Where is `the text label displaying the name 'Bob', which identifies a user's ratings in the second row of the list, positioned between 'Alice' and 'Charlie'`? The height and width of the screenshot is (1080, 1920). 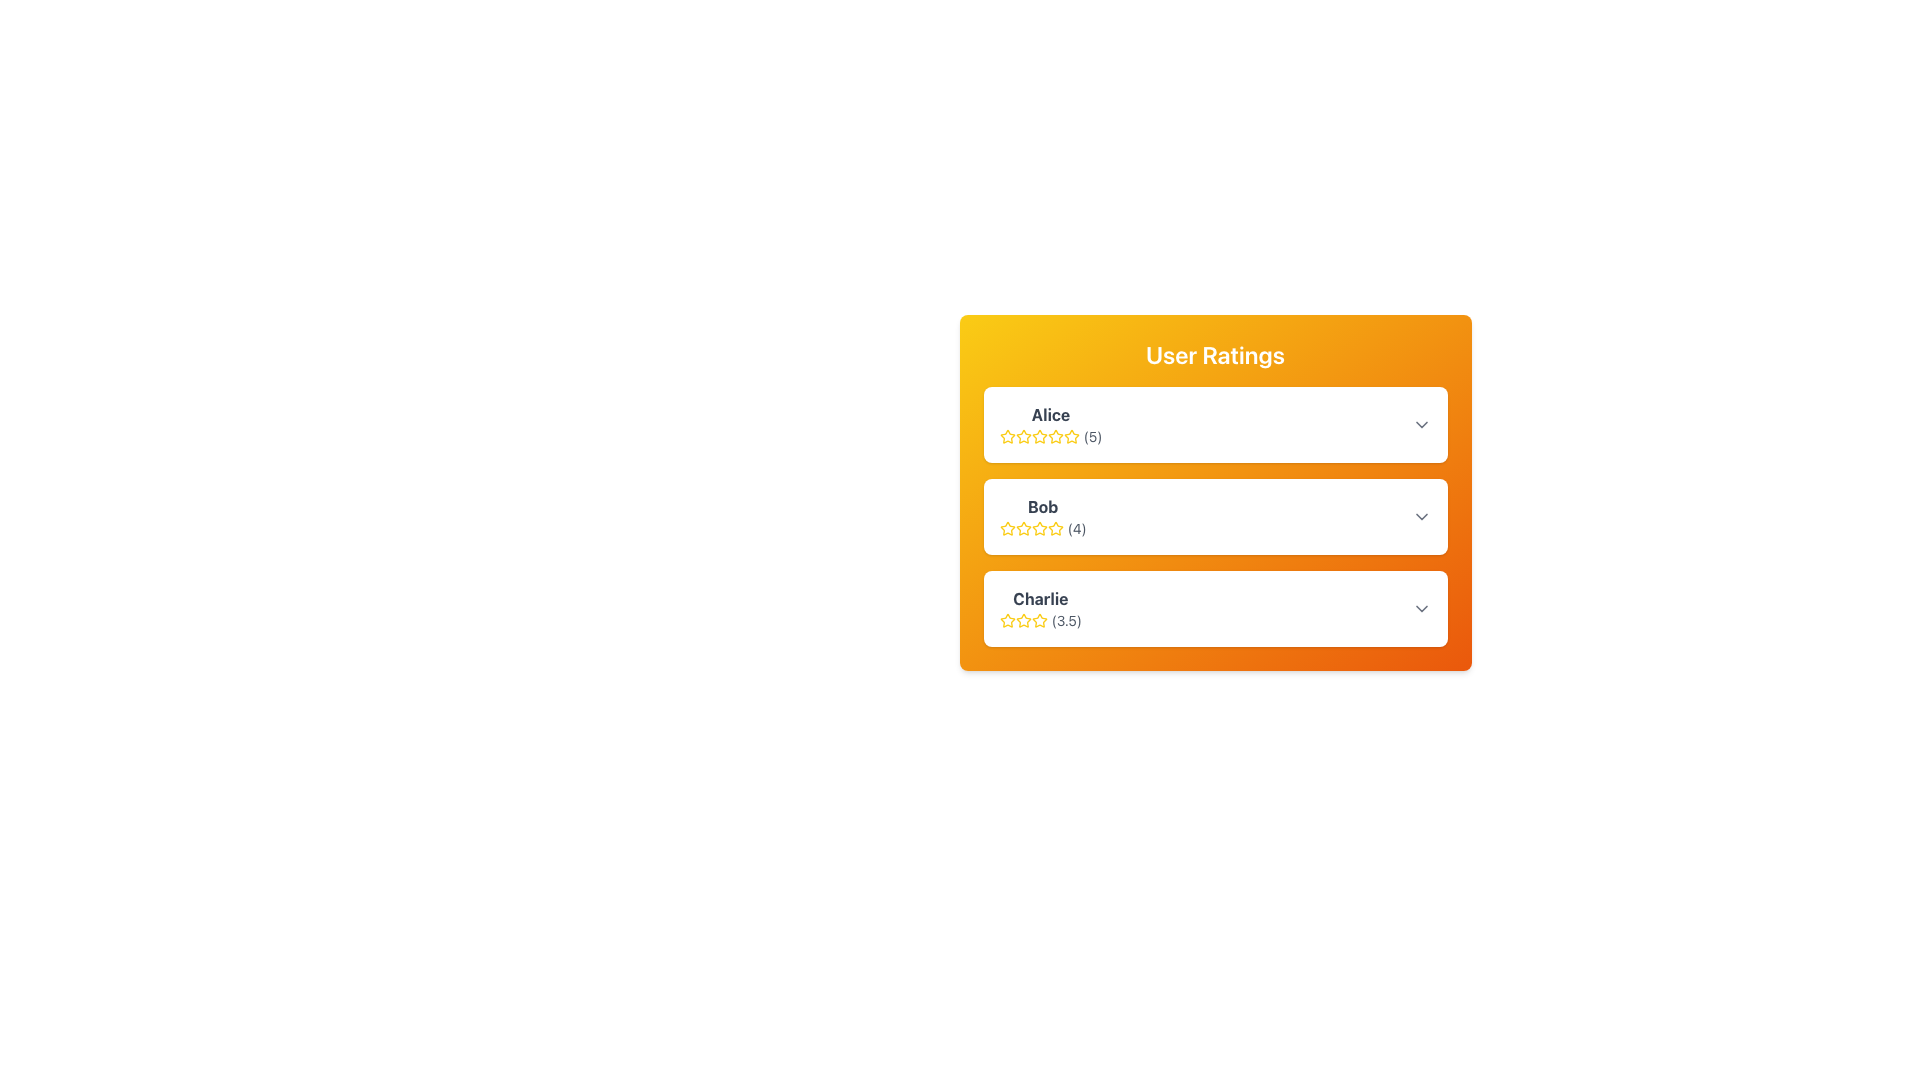
the text label displaying the name 'Bob', which identifies a user's ratings in the second row of the list, positioned between 'Alice' and 'Charlie' is located at coordinates (1042, 505).